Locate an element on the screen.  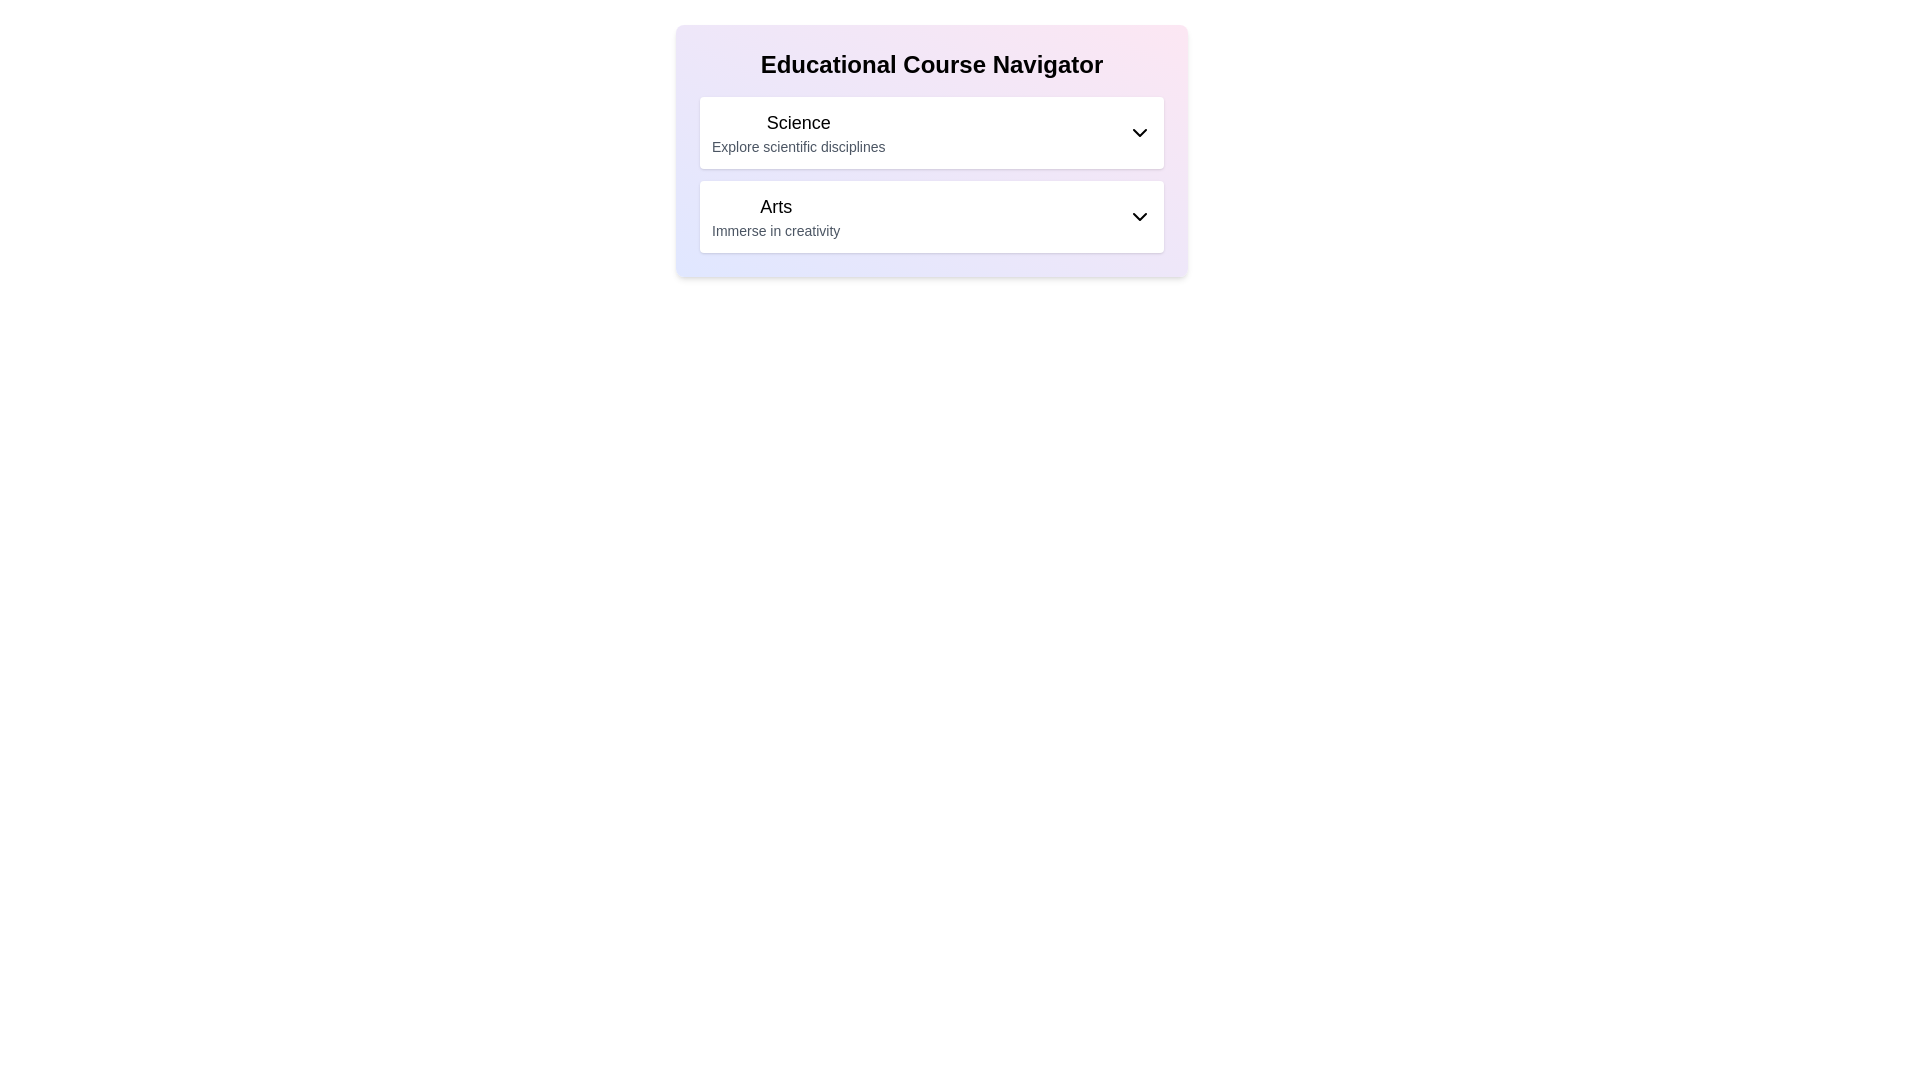
text label that says 'Explore scientific disciplines', which is styled in gray and positioned below the 'Science' heading in the Educational Course Navigator is located at coordinates (797, 145).